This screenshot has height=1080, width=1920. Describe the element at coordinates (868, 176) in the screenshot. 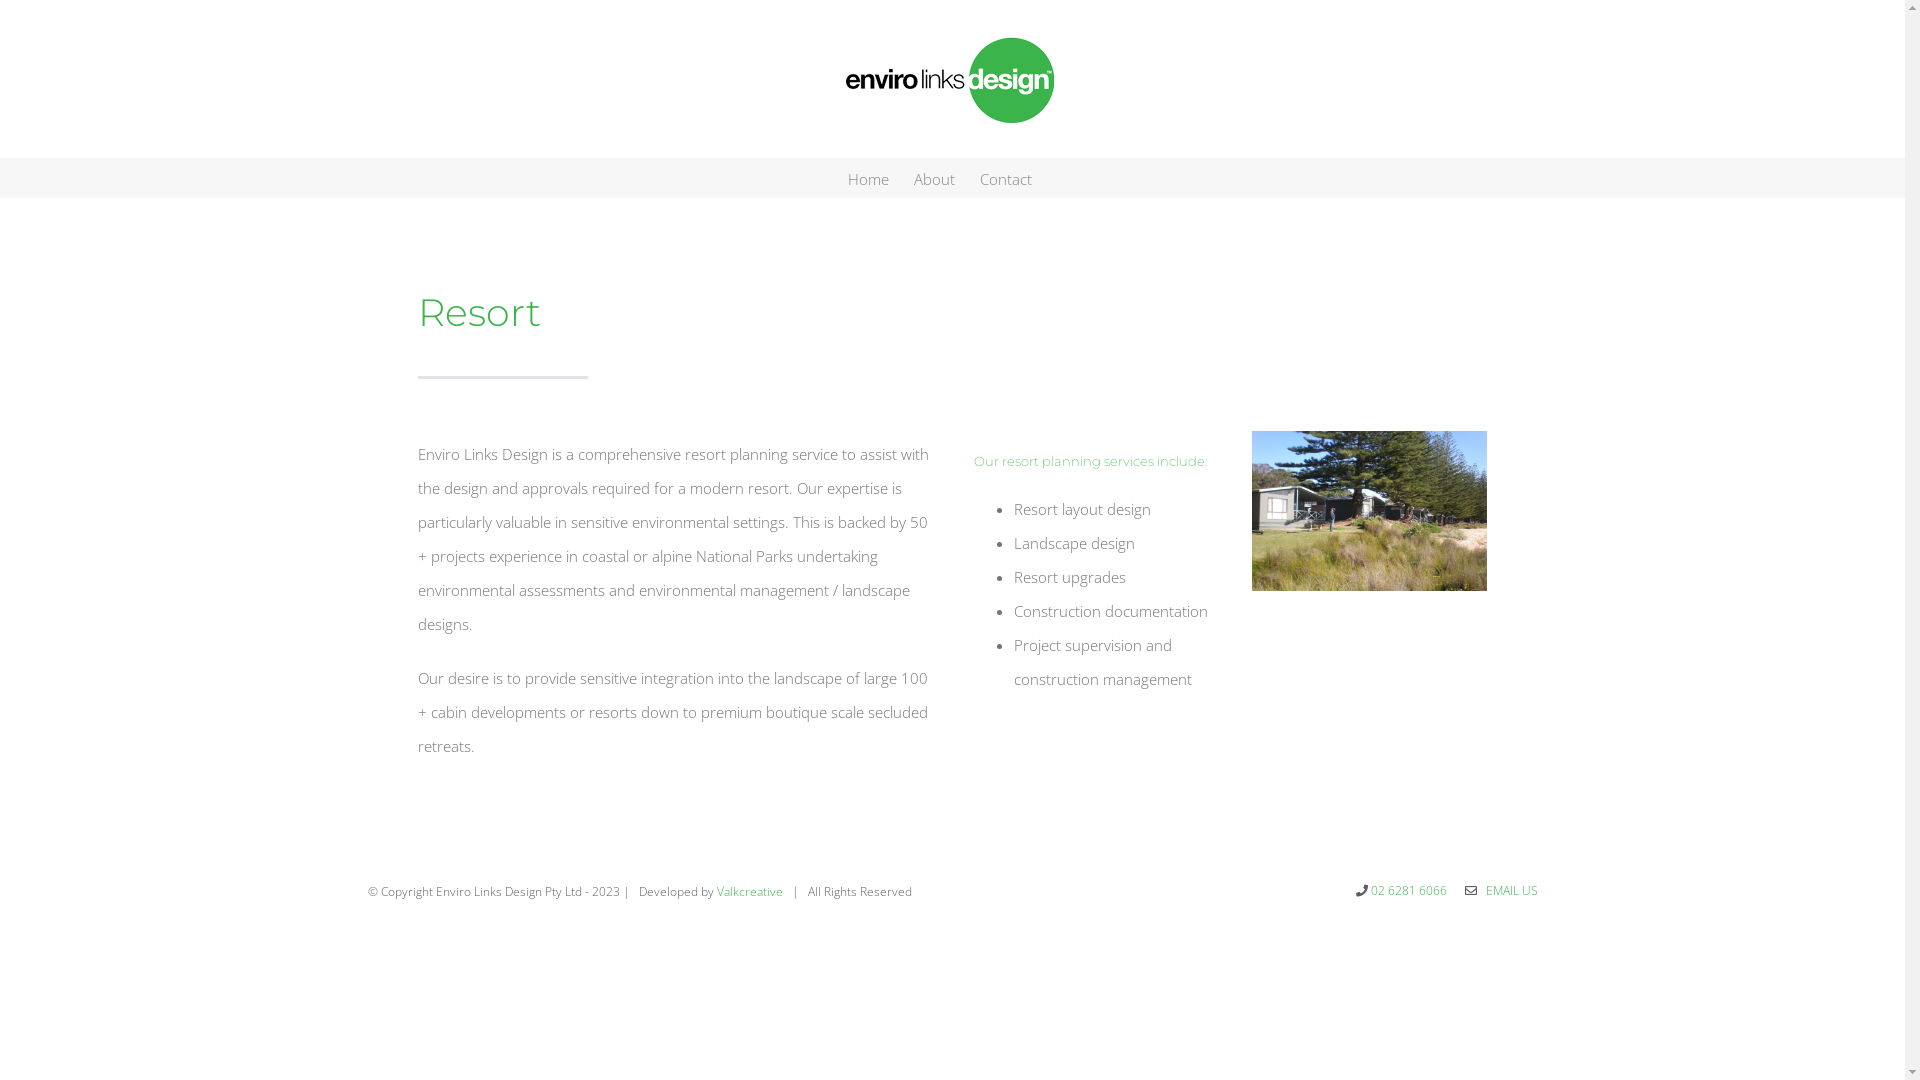

I see `'Home'` at that location.